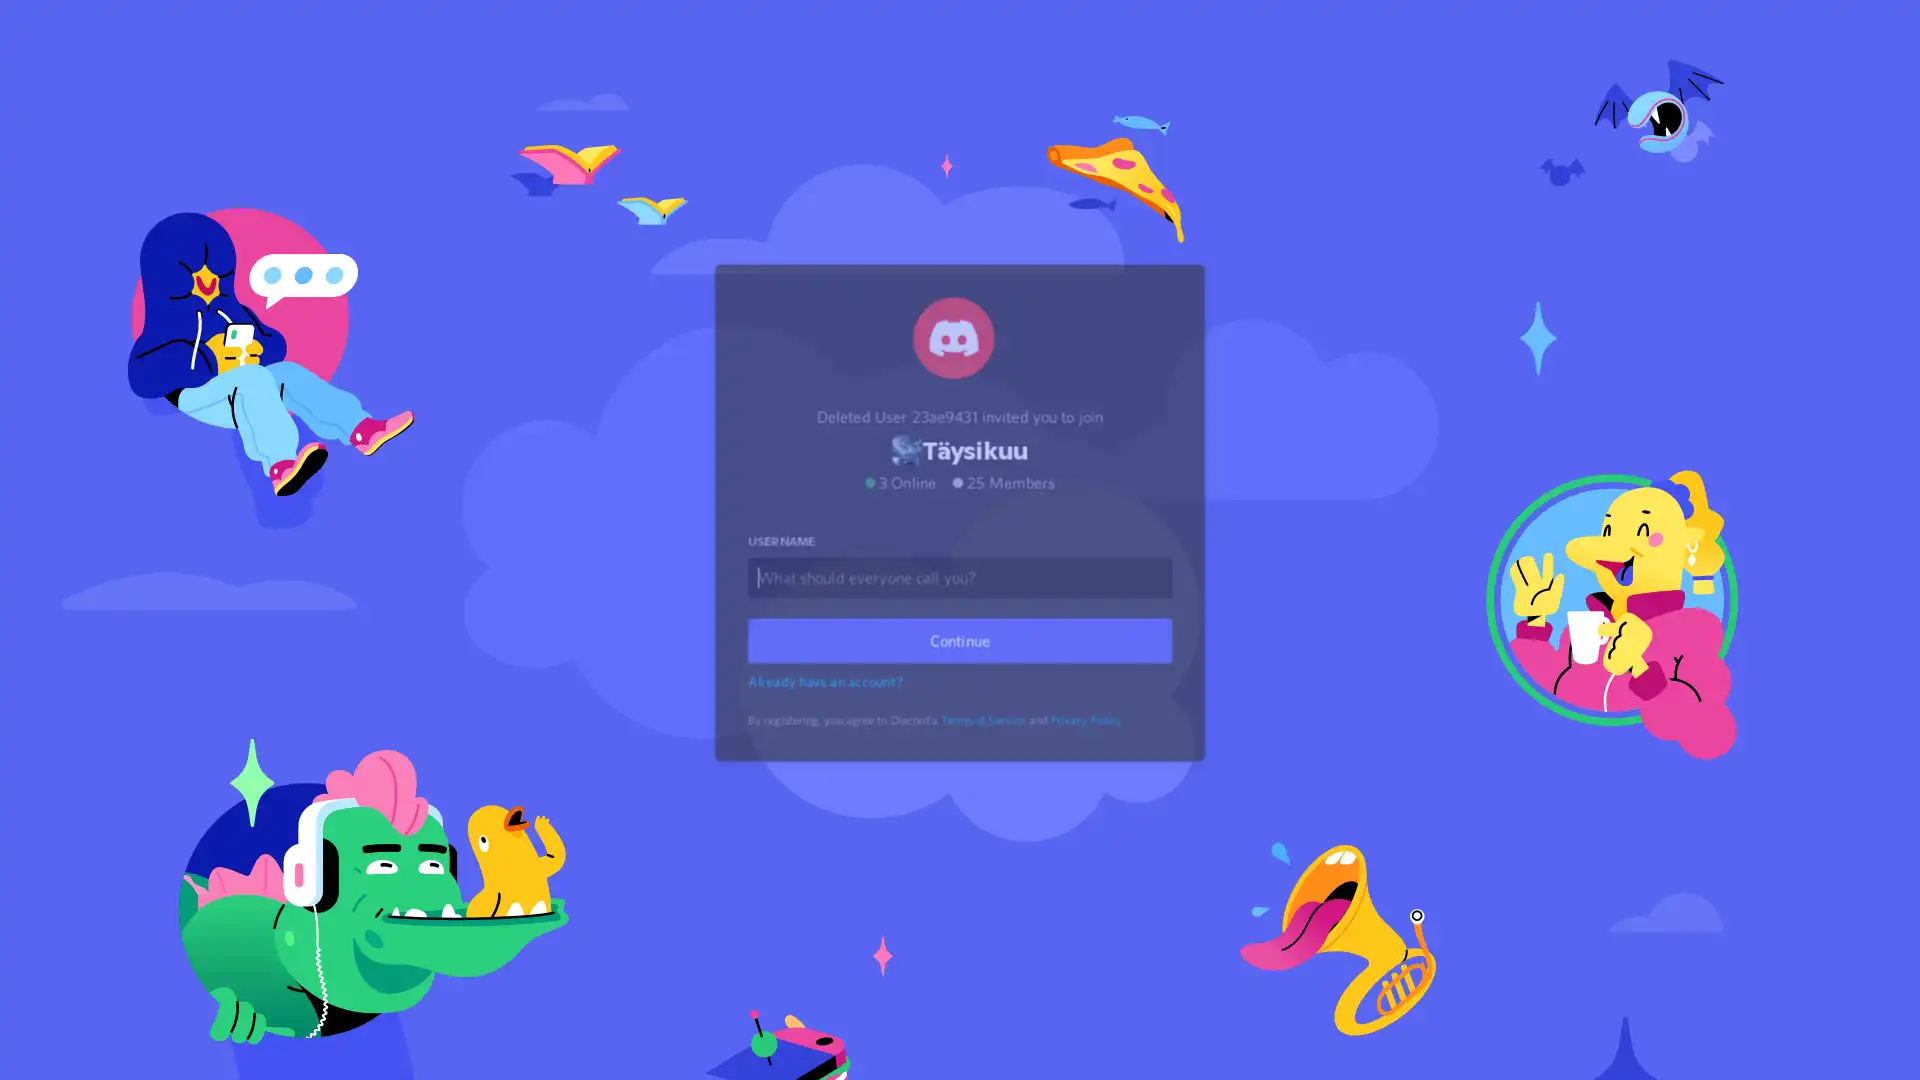  Describe the element at coordinates (828, 704) in the screenshot. I see `Already have an account?` at that location.